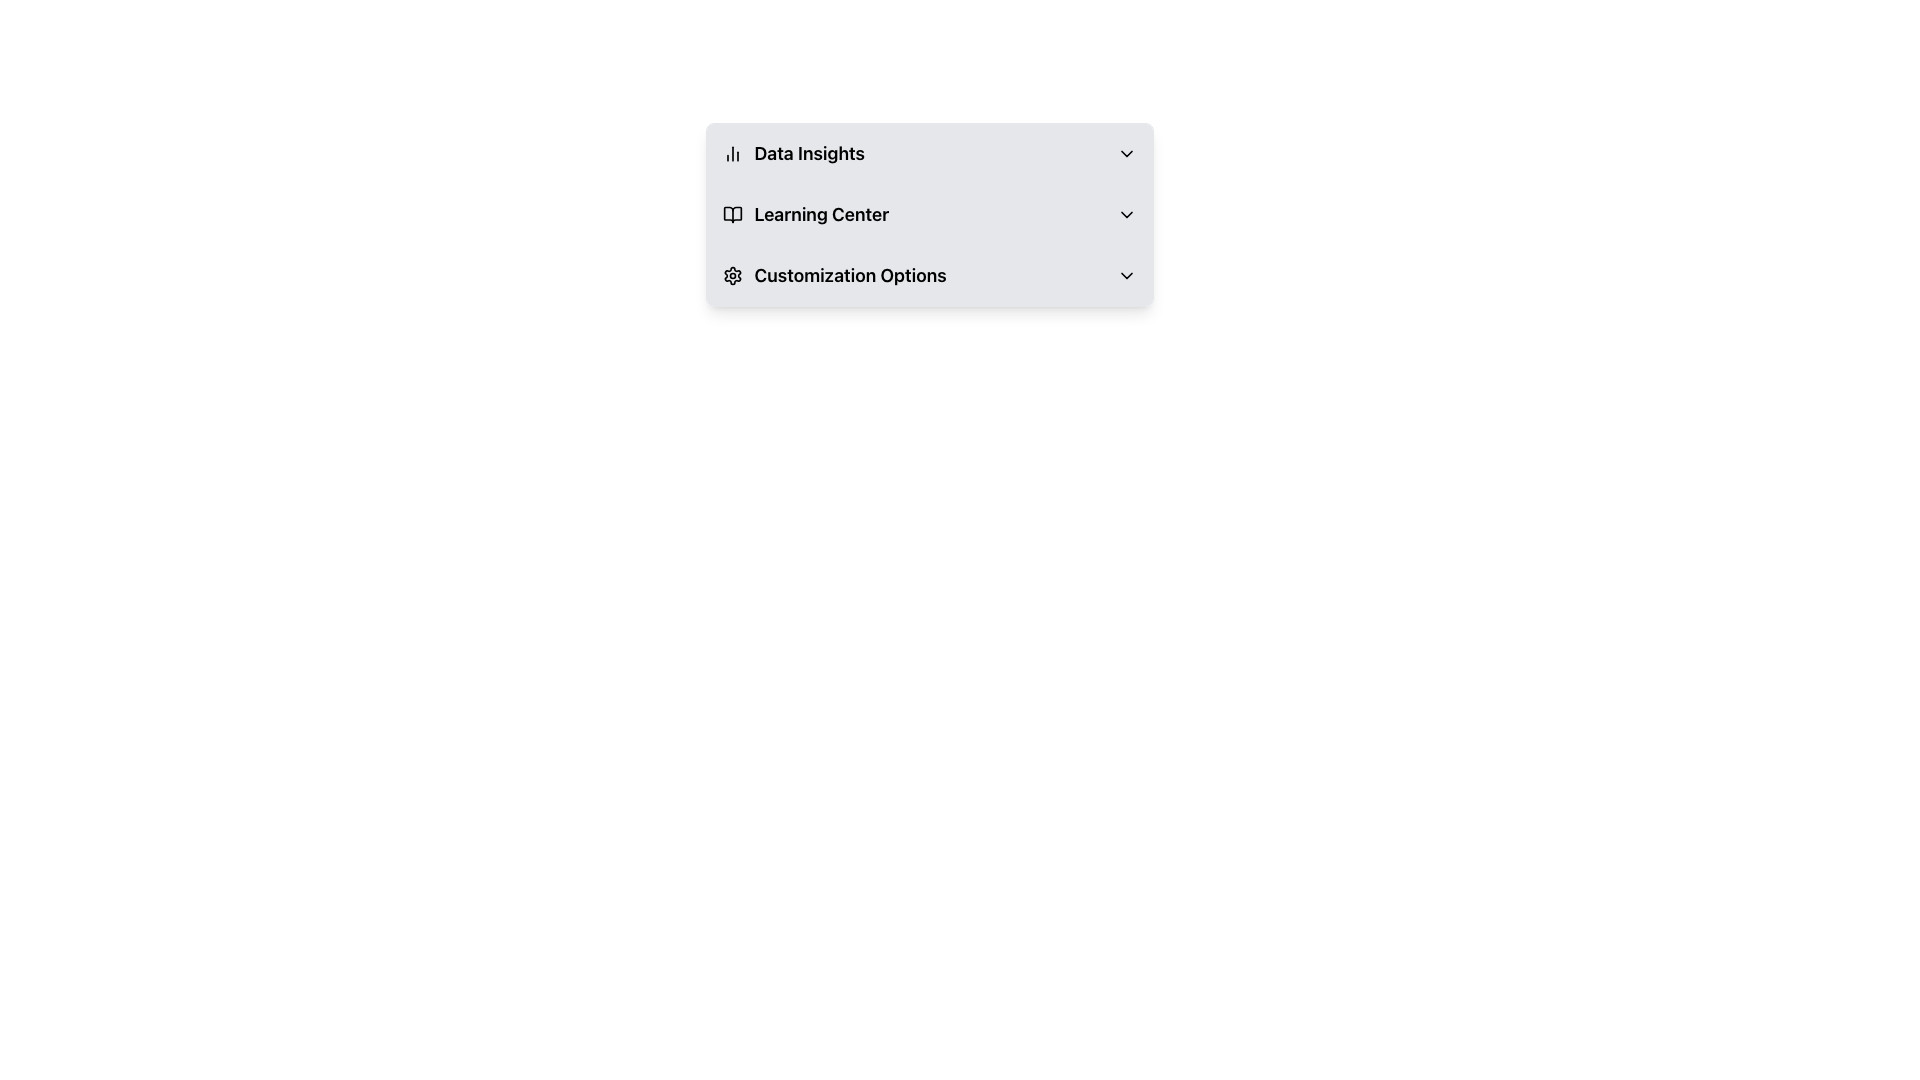 The width and height of the screenshot is (1920, 1080). Describe the element at coordinates (1126, 153) in the screenshot. I see `the small downward-facing chevron arrow icon located to the right of the text 'Data Insights'` at that location.